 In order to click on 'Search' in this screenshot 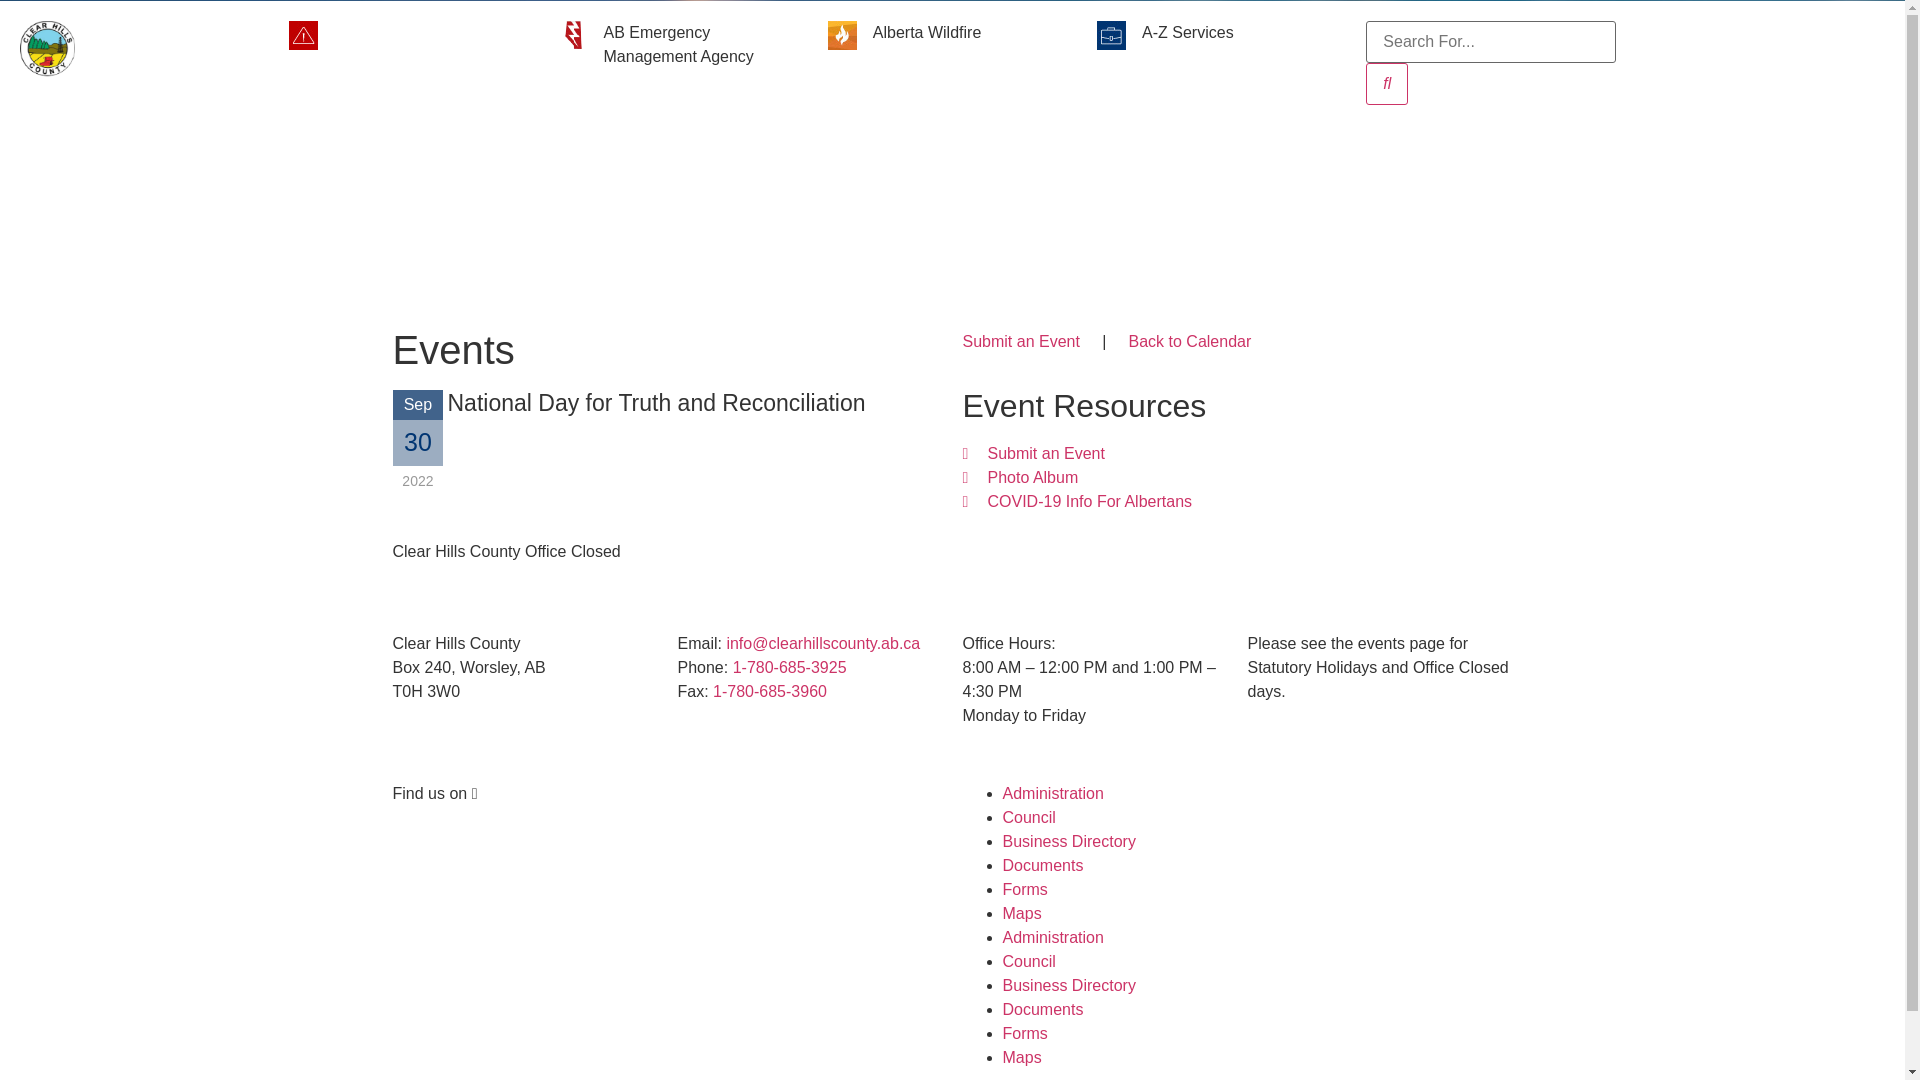, I will do `click(1386, 83)`.